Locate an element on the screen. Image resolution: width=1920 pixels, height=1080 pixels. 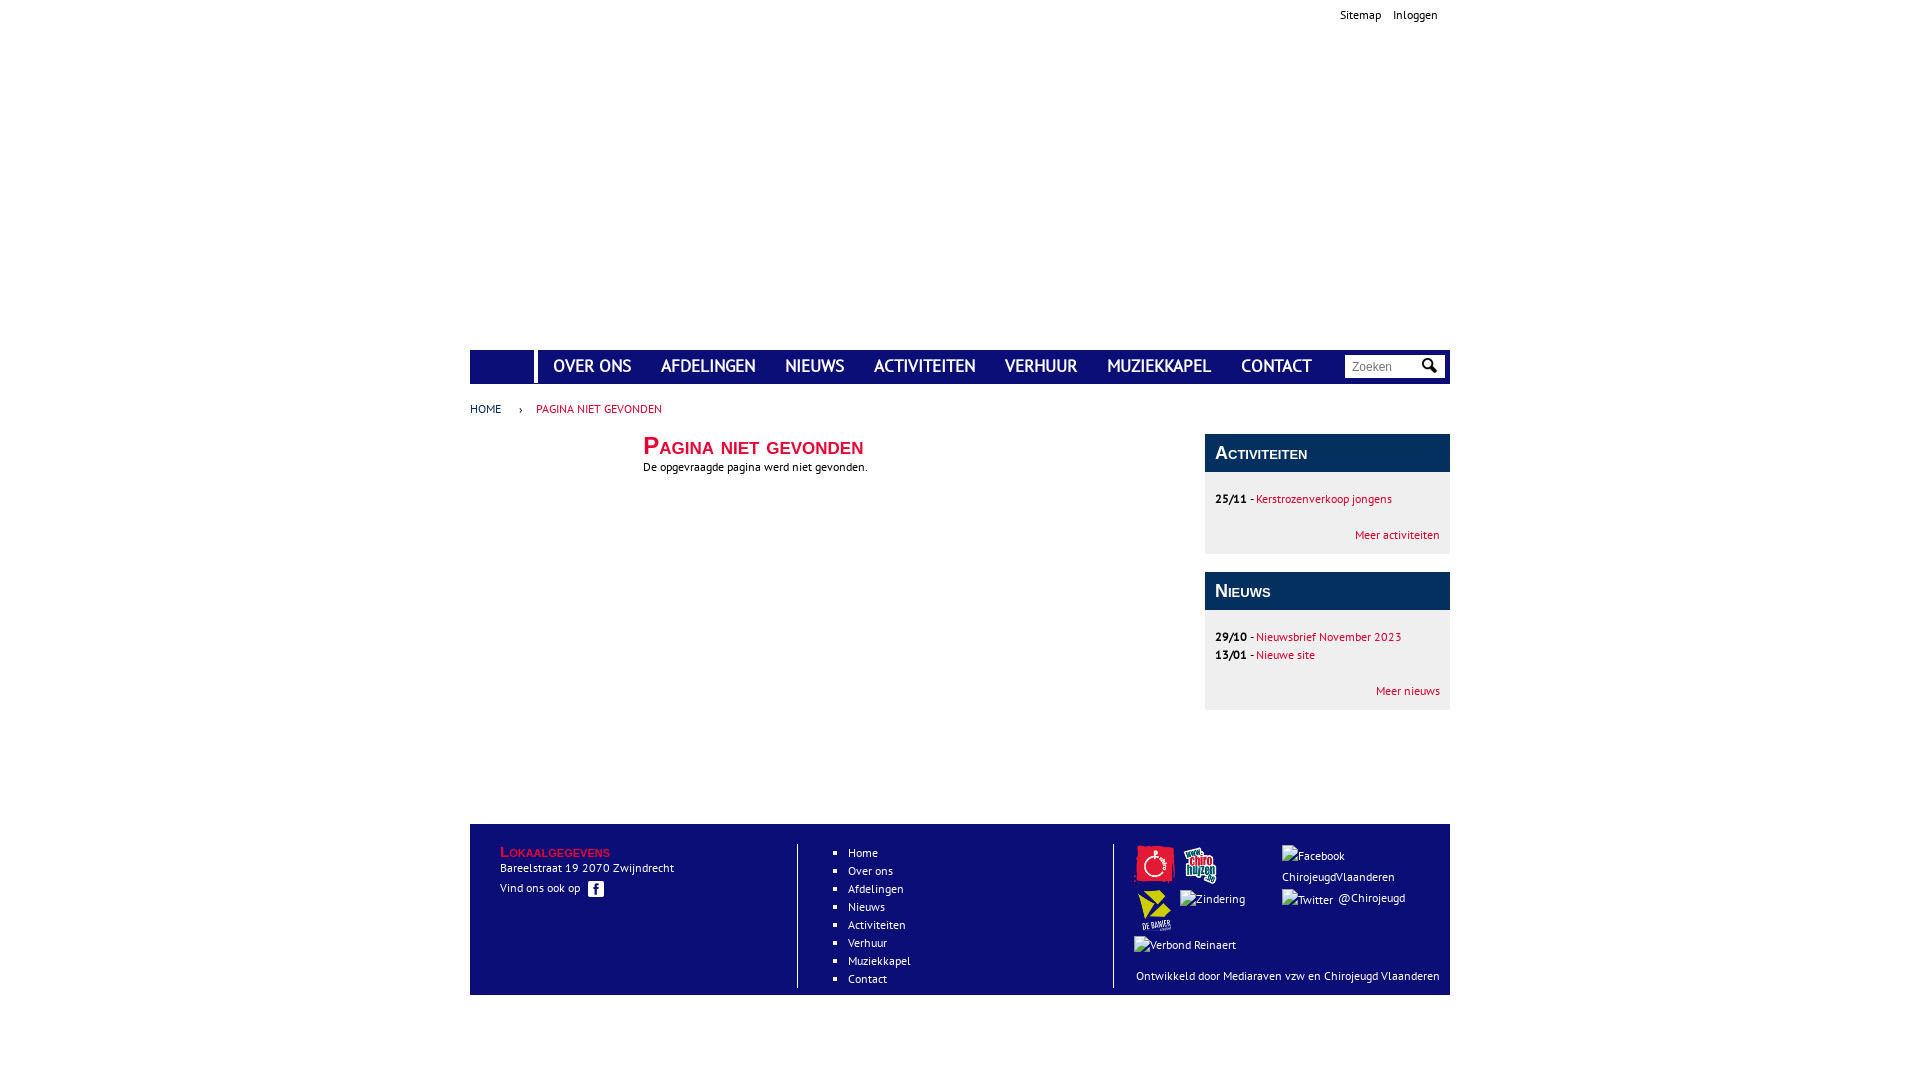
'Geef de woorden op waarnaar u wilt zoeken.' is located at coordinates (1384, 366).